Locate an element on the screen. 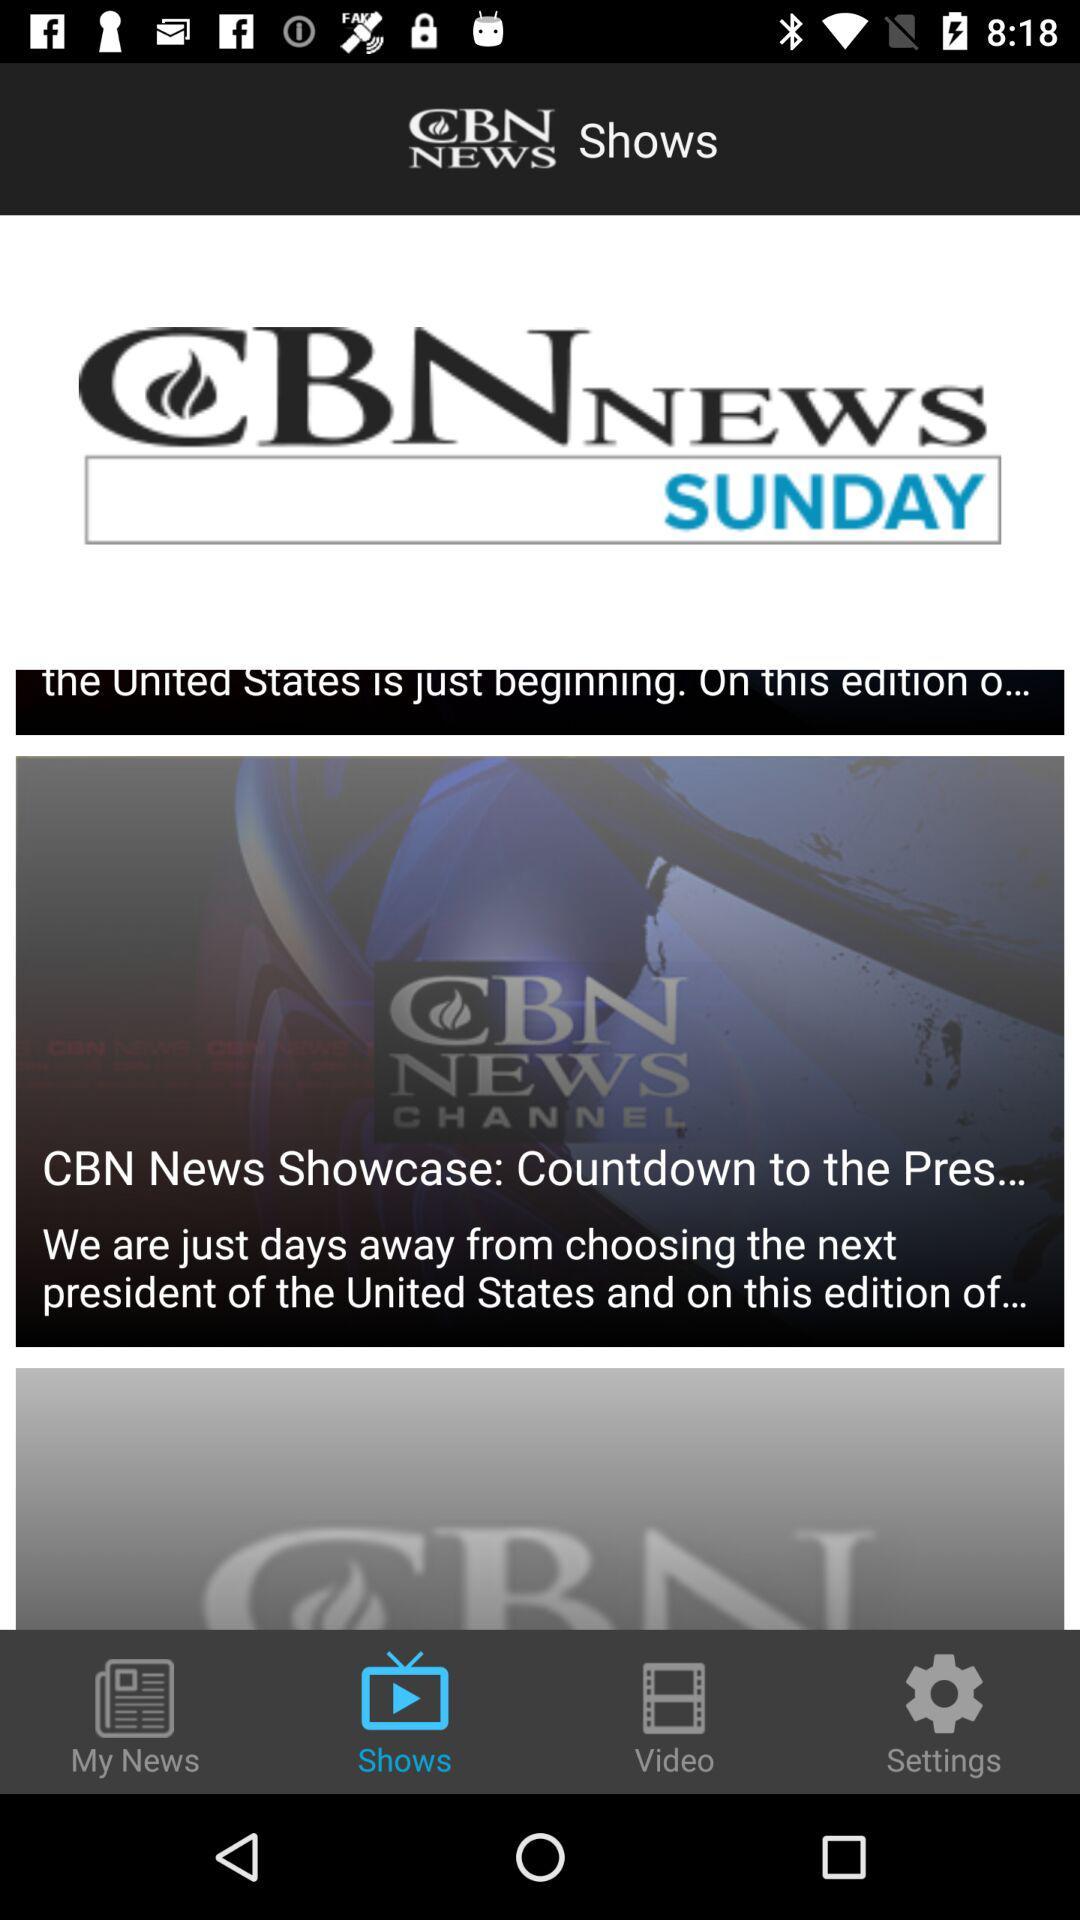 Image resolution: width=1080 pixels, height=1920 pixels. item at the bottom right corner is located at coordinates (944, 1712).